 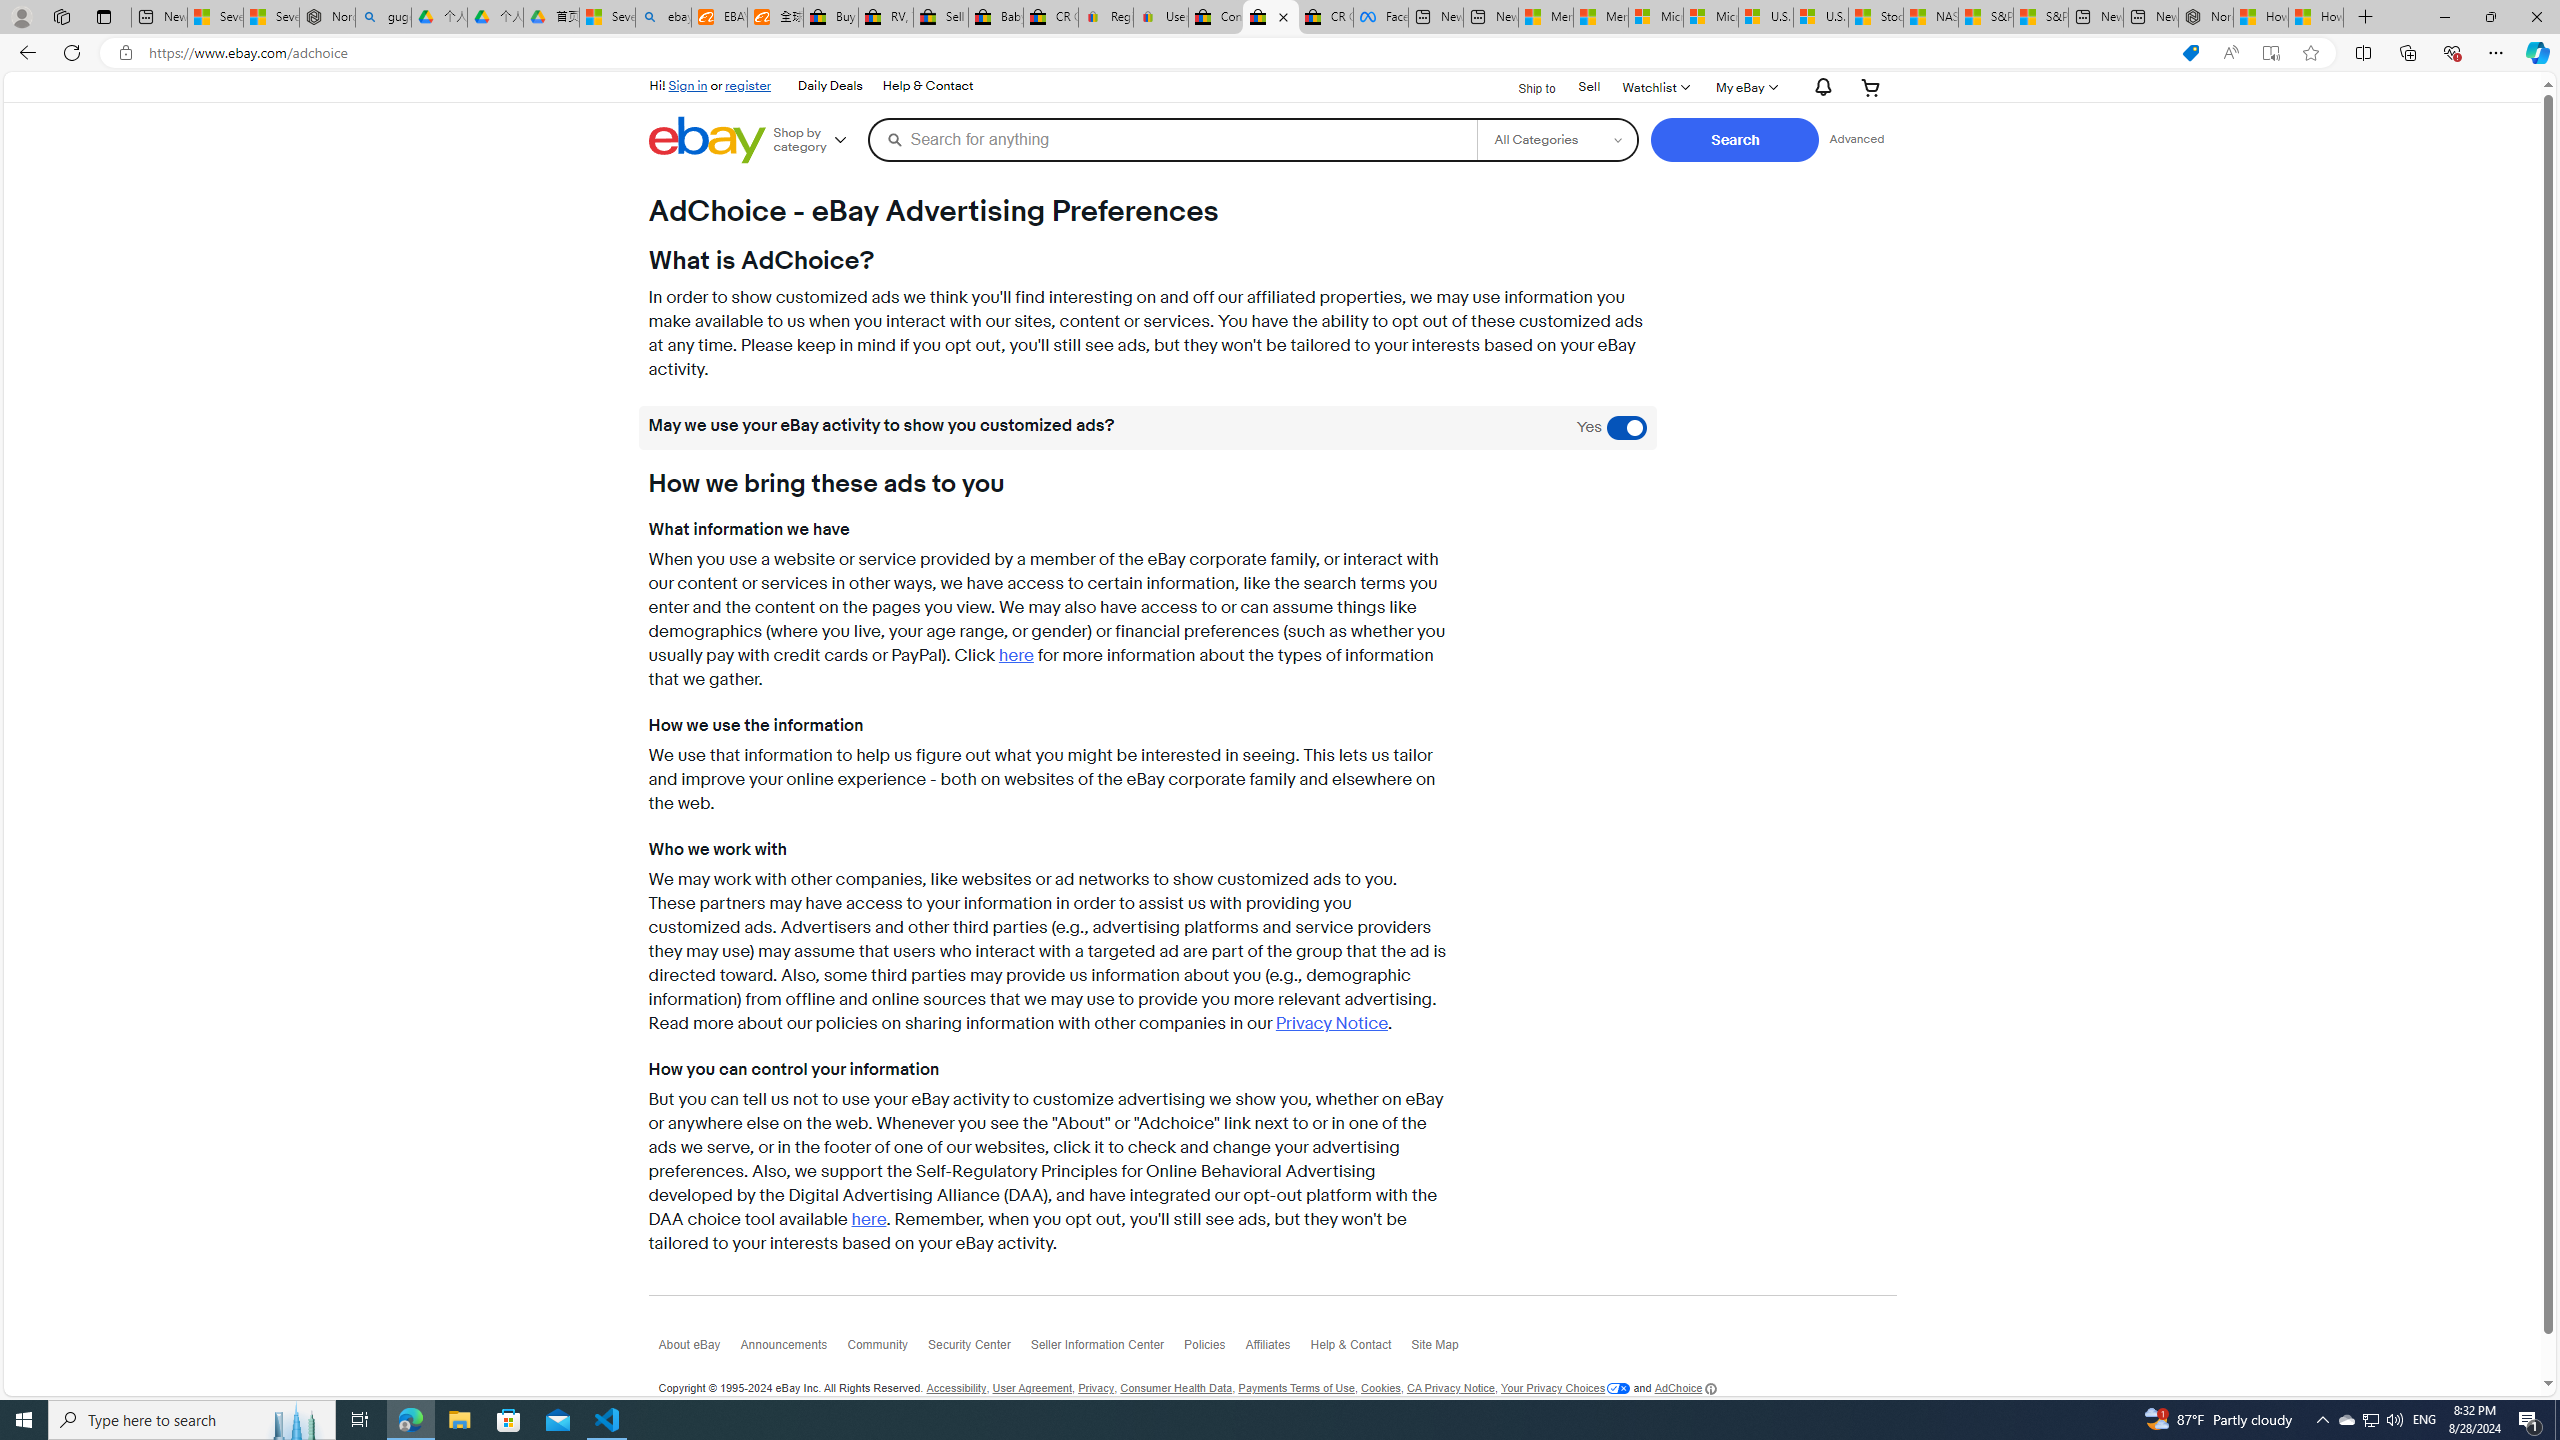 I want to click on 'WatchlistExpand Watch List', so click(x=1655, y=87).